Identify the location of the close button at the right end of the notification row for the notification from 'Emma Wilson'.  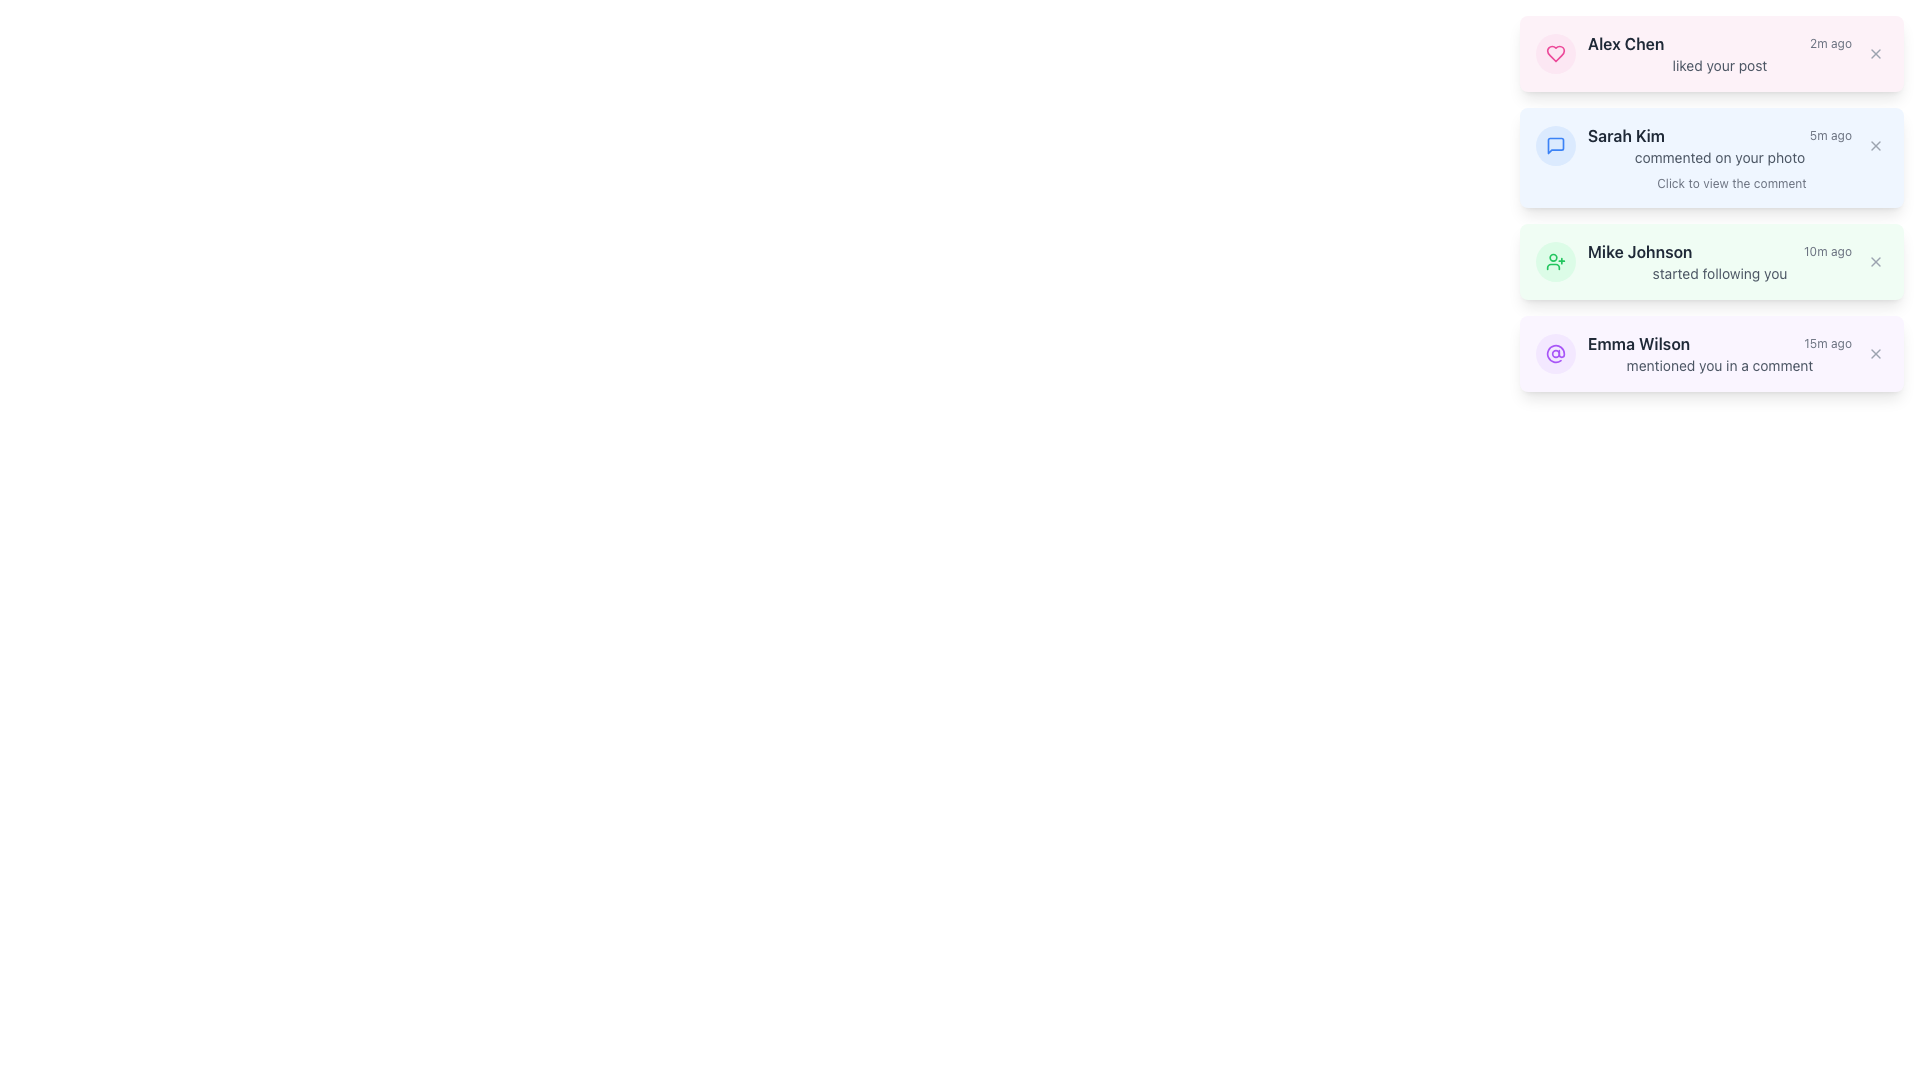
(1875, 353).